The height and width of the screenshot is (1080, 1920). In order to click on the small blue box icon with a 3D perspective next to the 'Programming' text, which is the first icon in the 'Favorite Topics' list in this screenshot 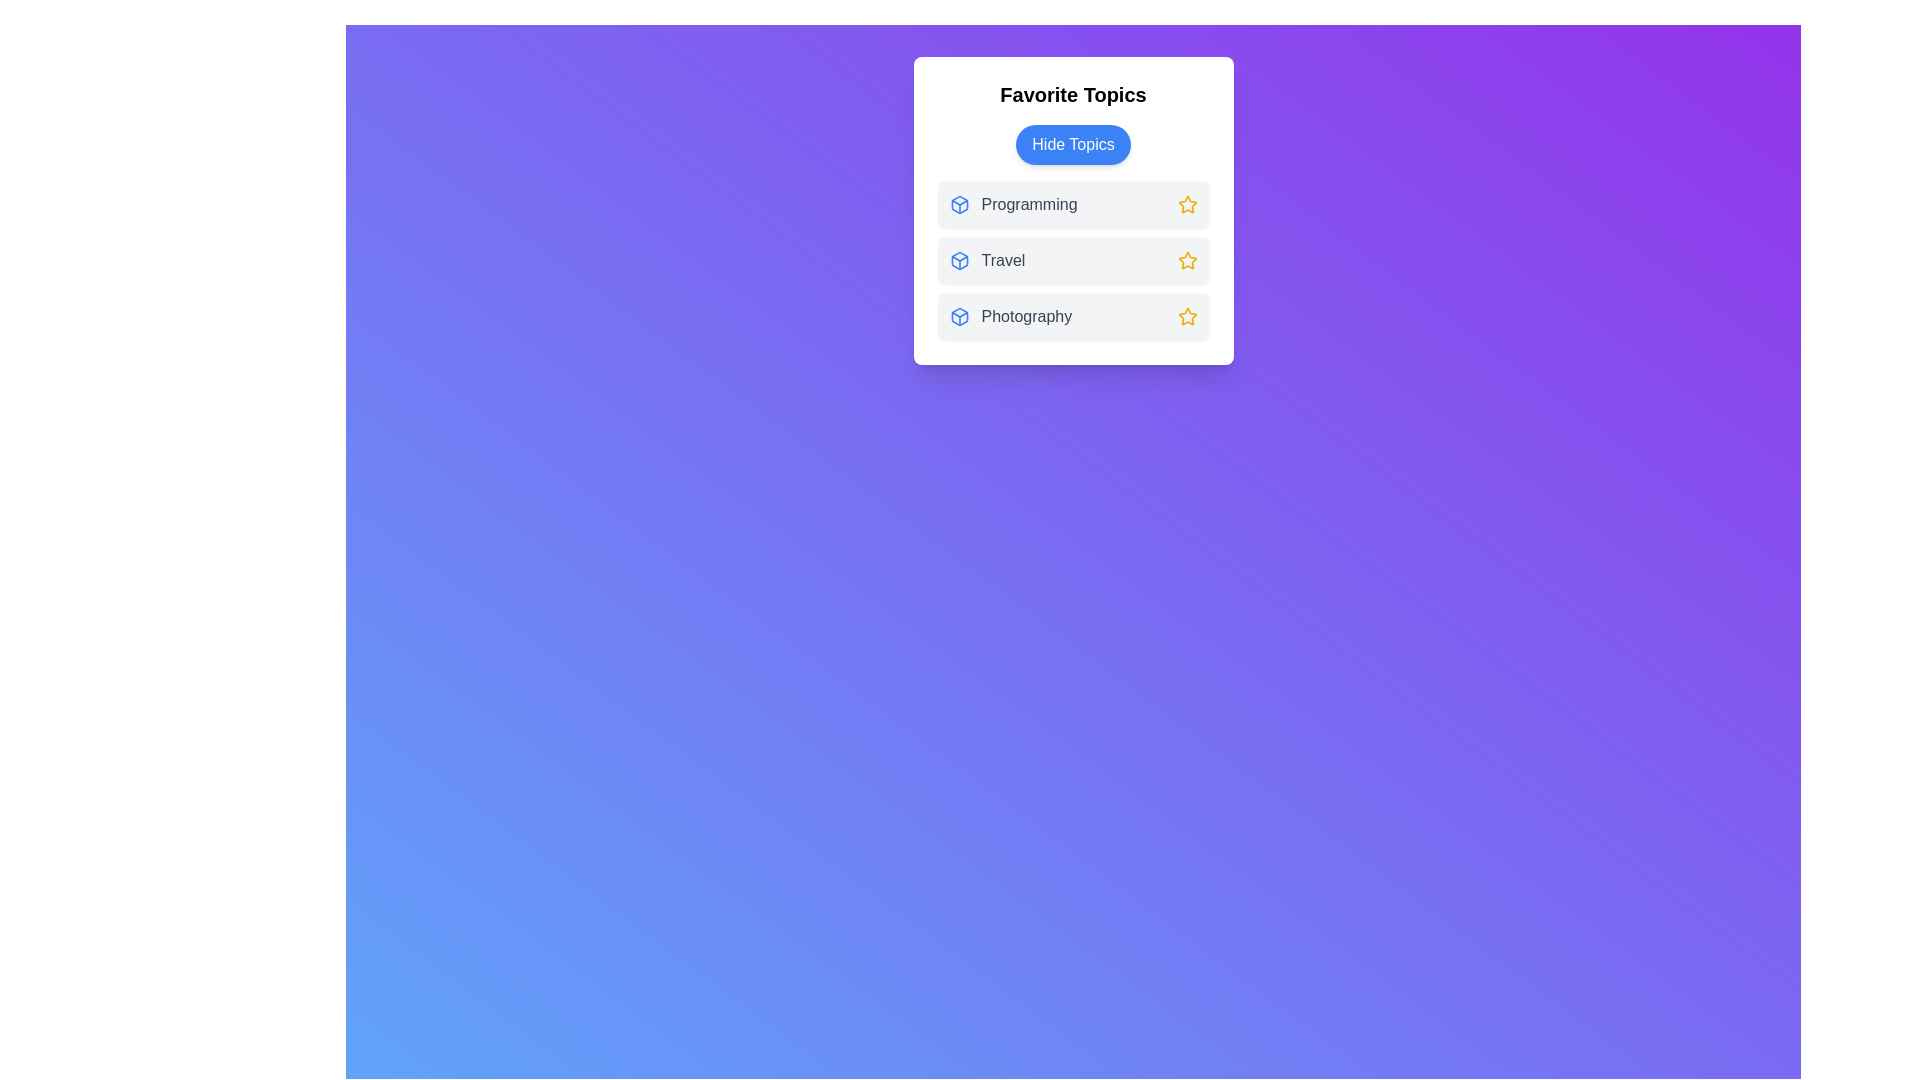, I will do `click(958, 204)`.